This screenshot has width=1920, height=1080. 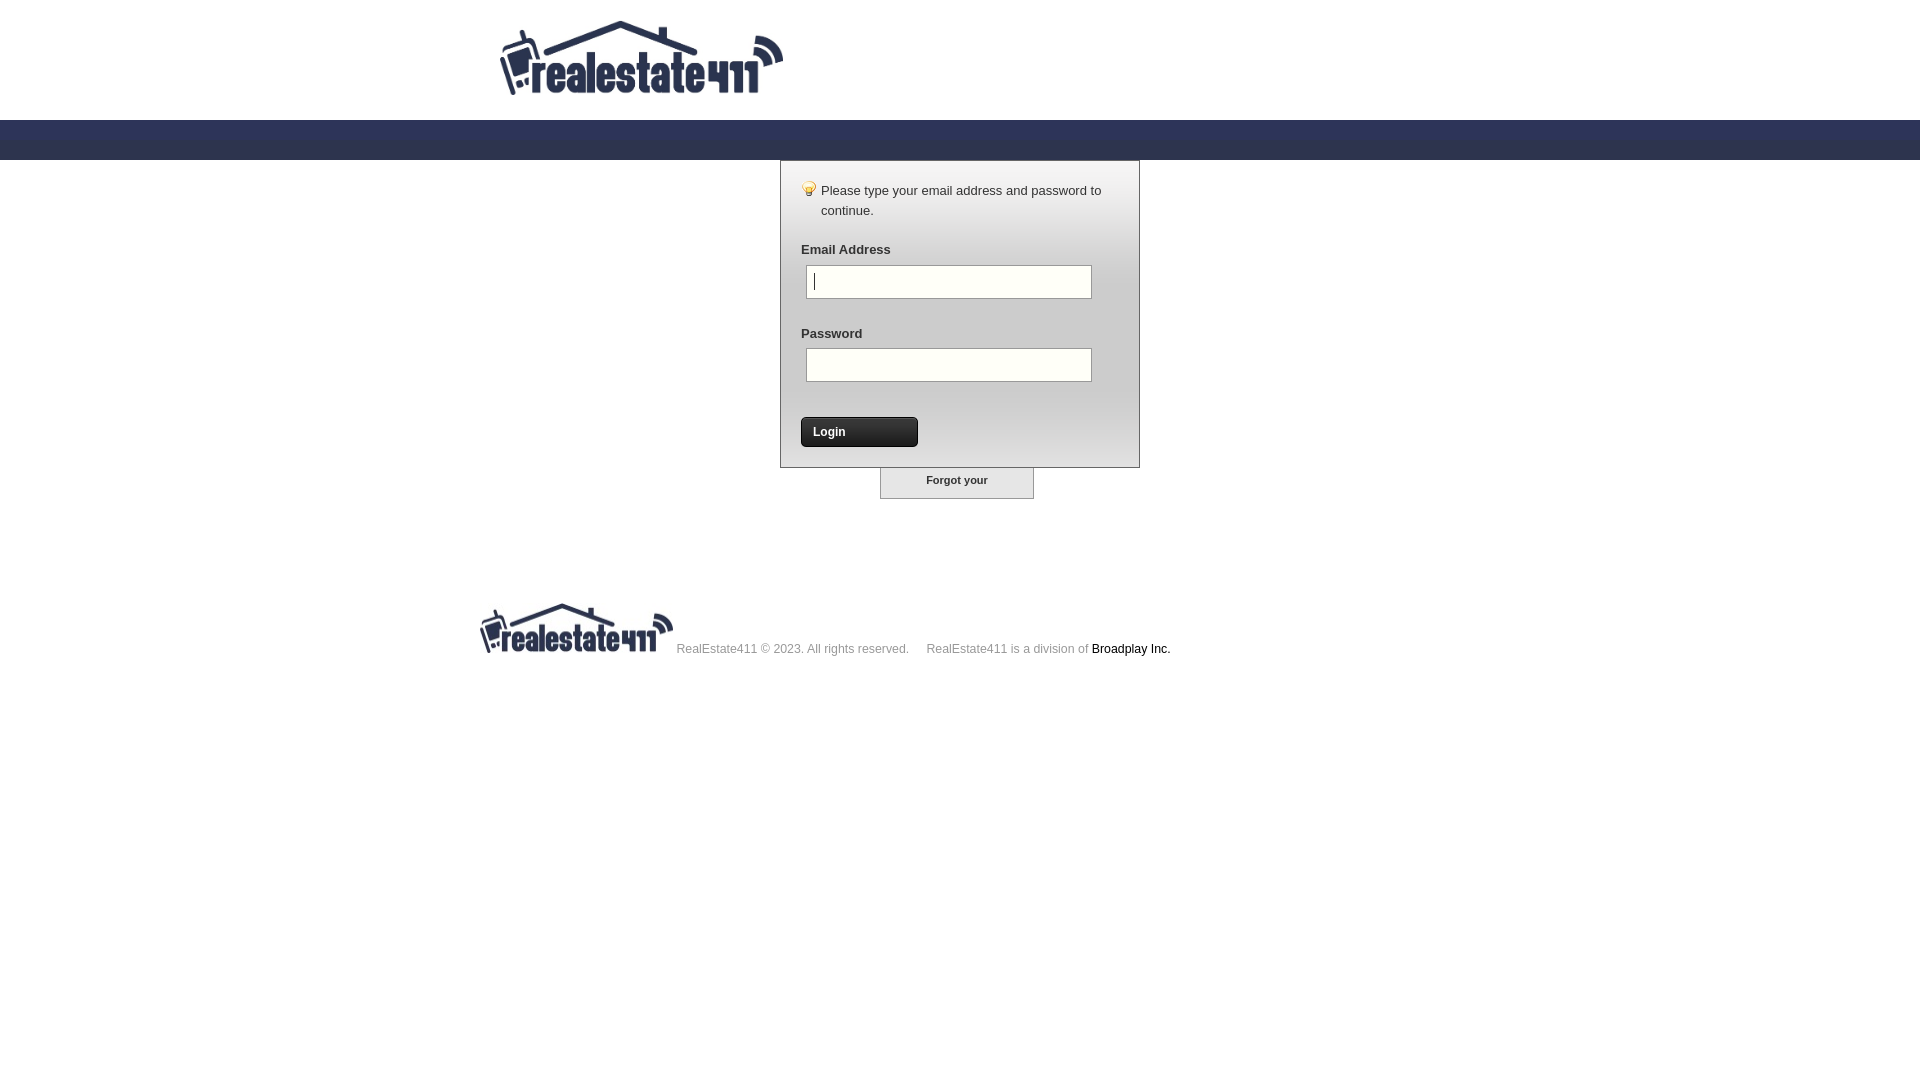 I want to click on 'Forgot your password?', so click(x=955, y=483).